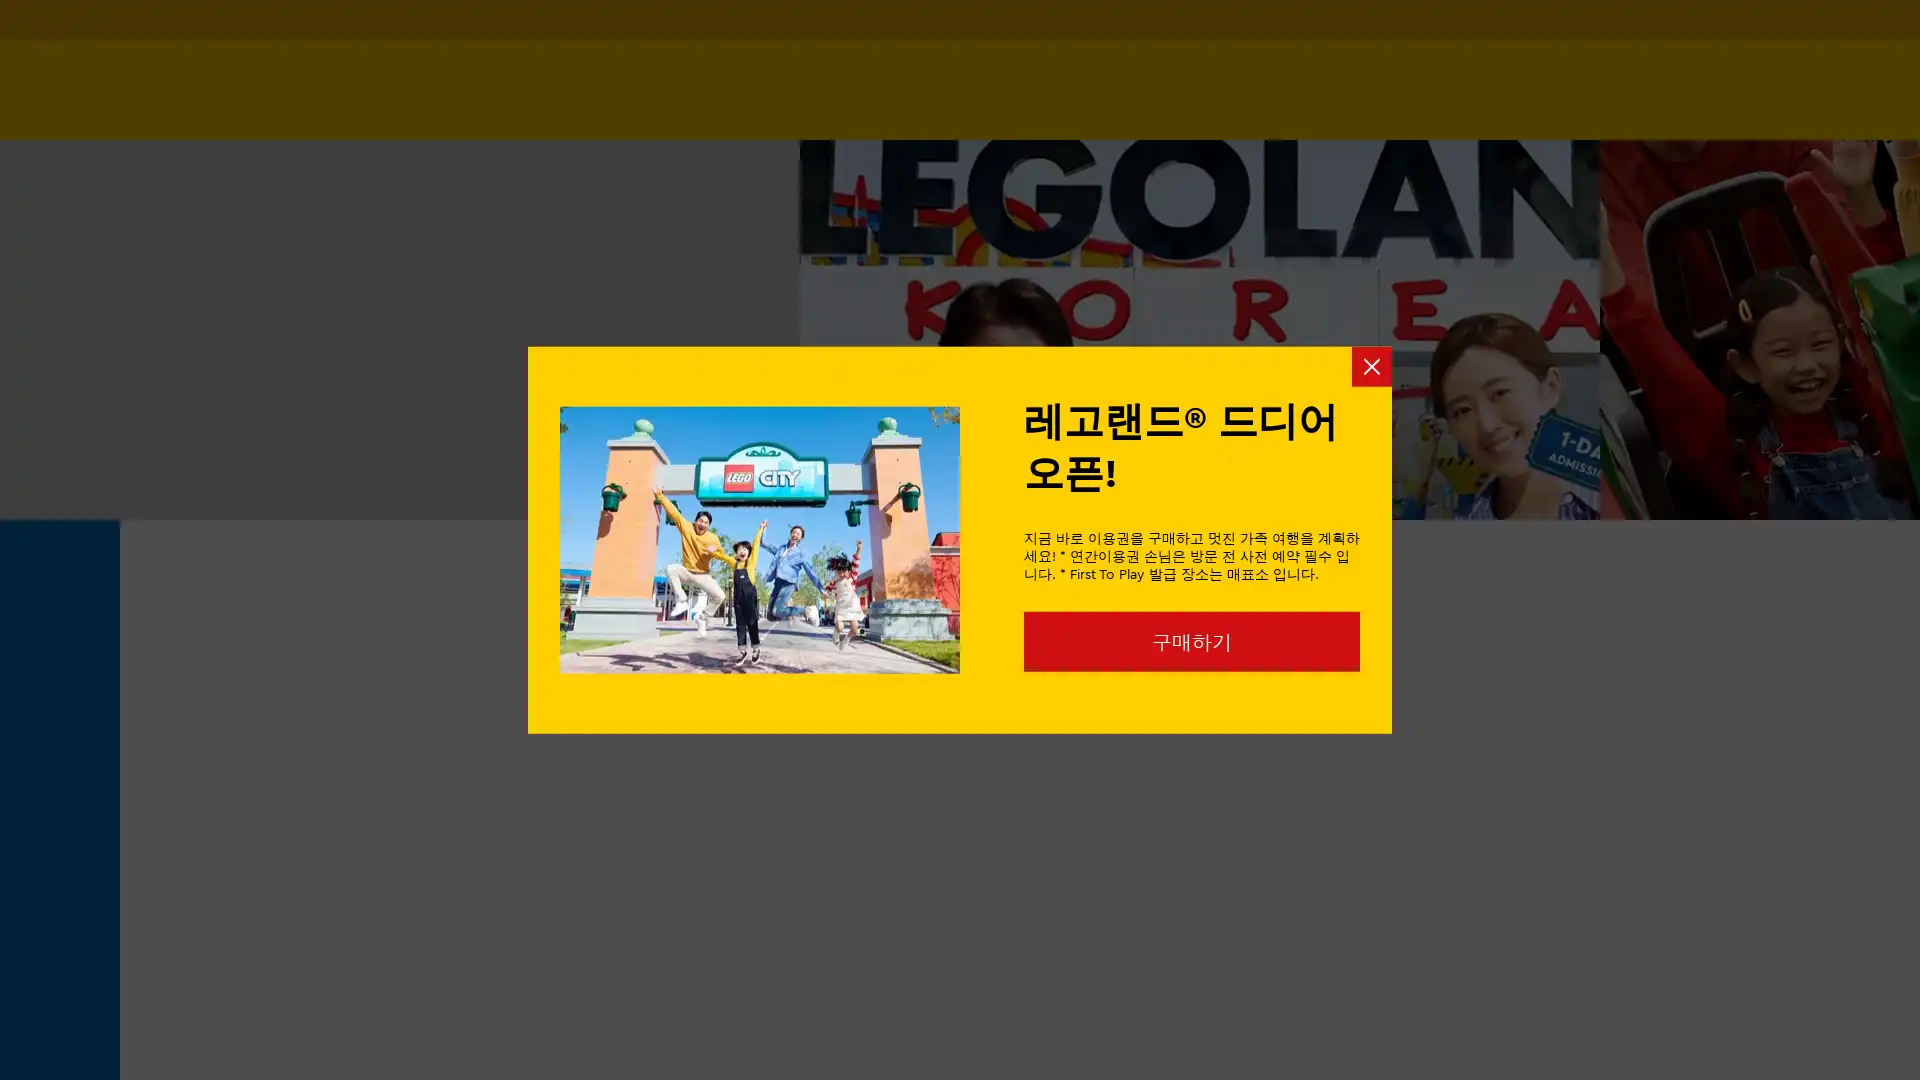  I want to click on Go to slide 2, so click(947, 774).